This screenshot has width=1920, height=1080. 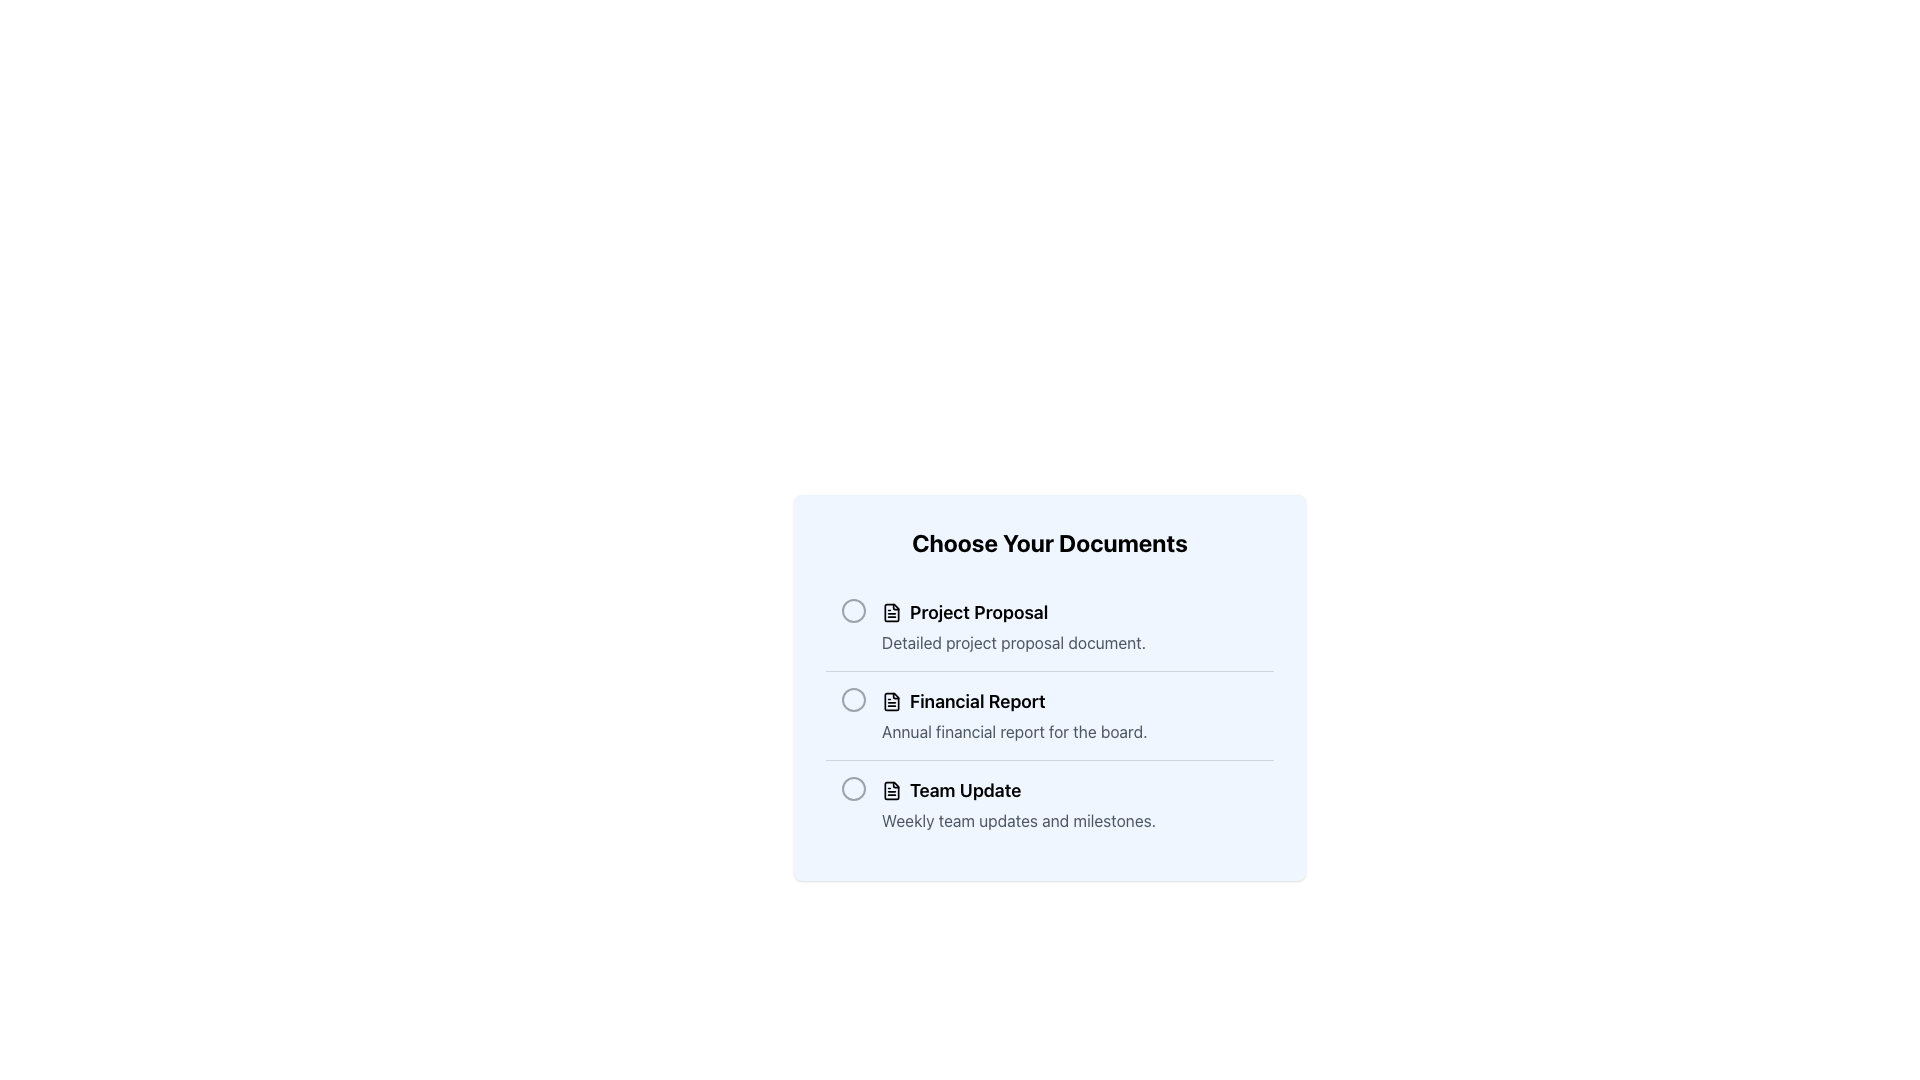 I want to click on the 'Financial Report' option item, which includes a bold title and a description, so click(x=1014, y=715).